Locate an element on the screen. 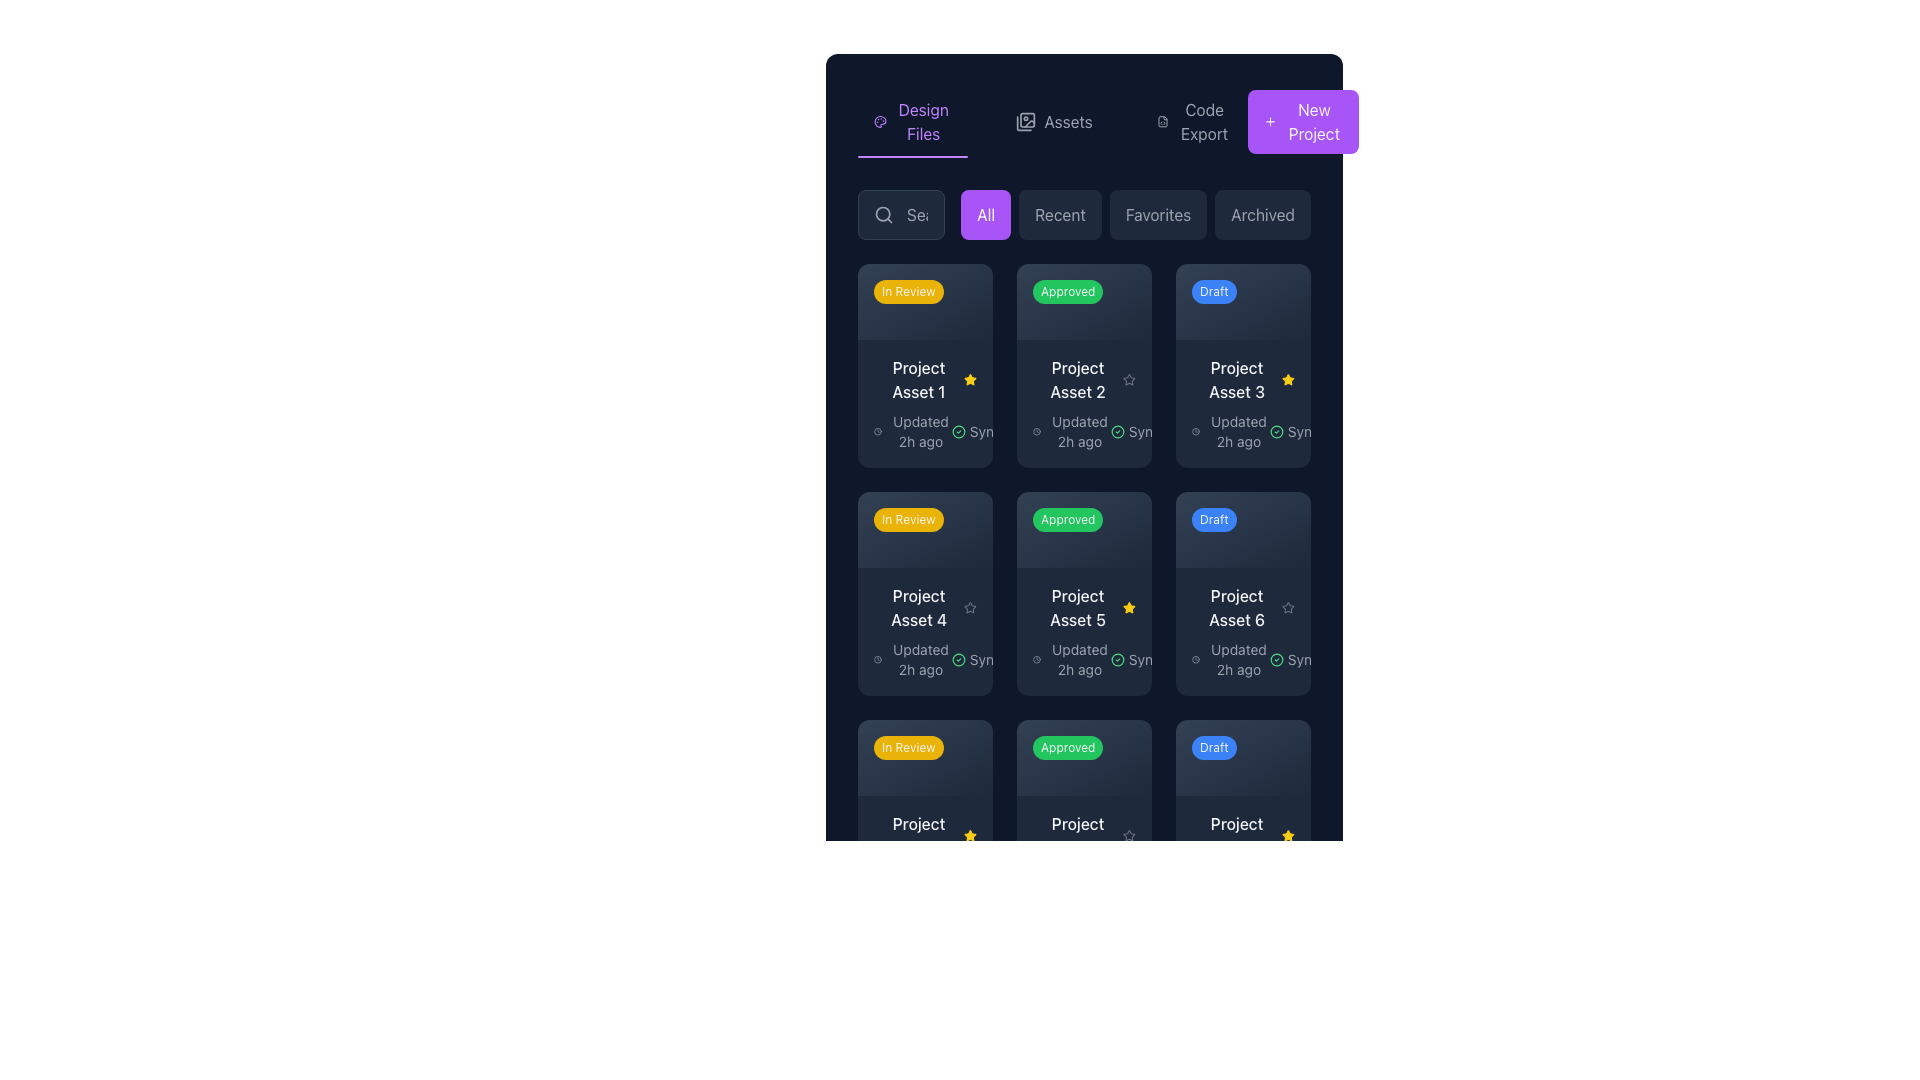 The width and height of the screenshot is (1920, 1080). the status indicator that shows the content has been synchronized, located in the third column, second row of the grid-style layout, following the 'Updated 2h ago' text is located at coordinates (1302, 430).